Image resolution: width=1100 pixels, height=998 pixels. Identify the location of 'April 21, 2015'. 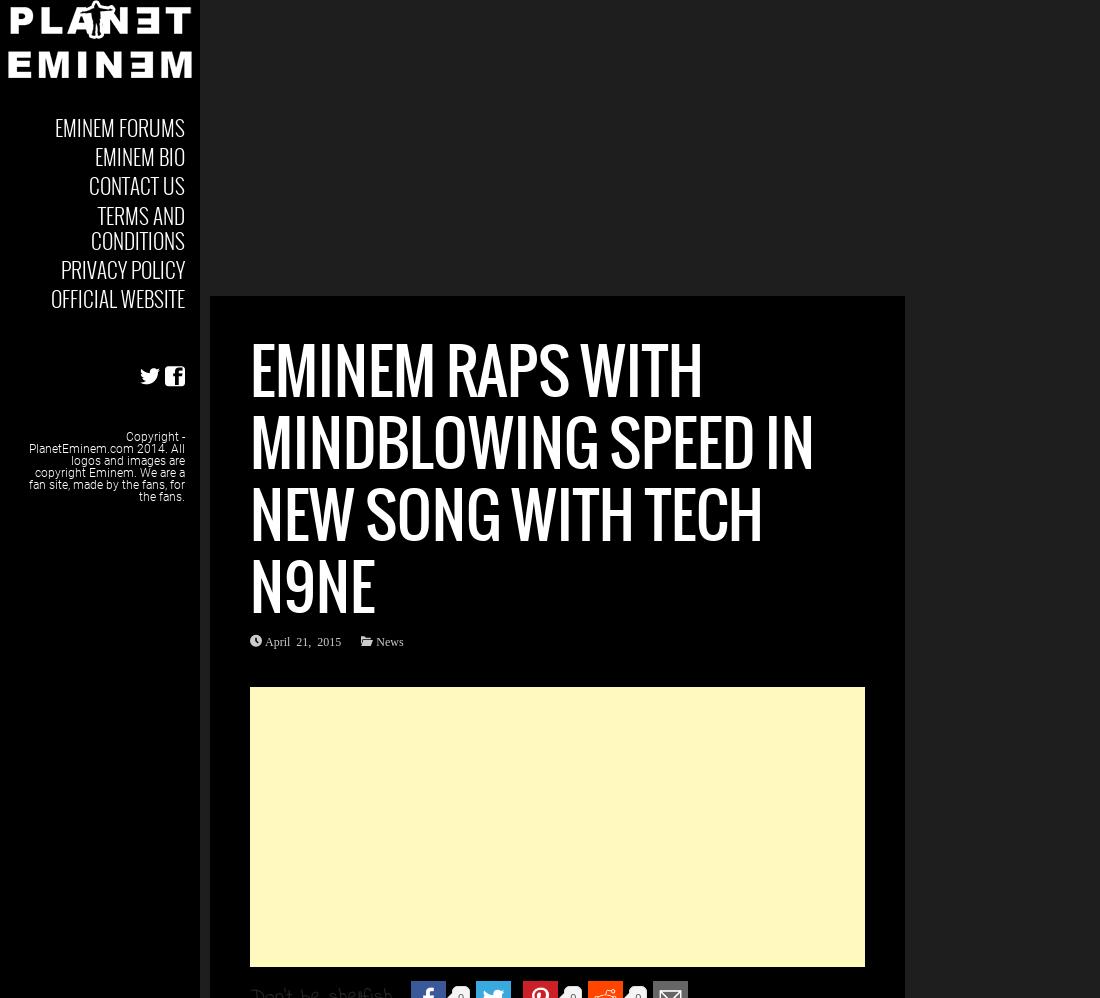
(264, 641).